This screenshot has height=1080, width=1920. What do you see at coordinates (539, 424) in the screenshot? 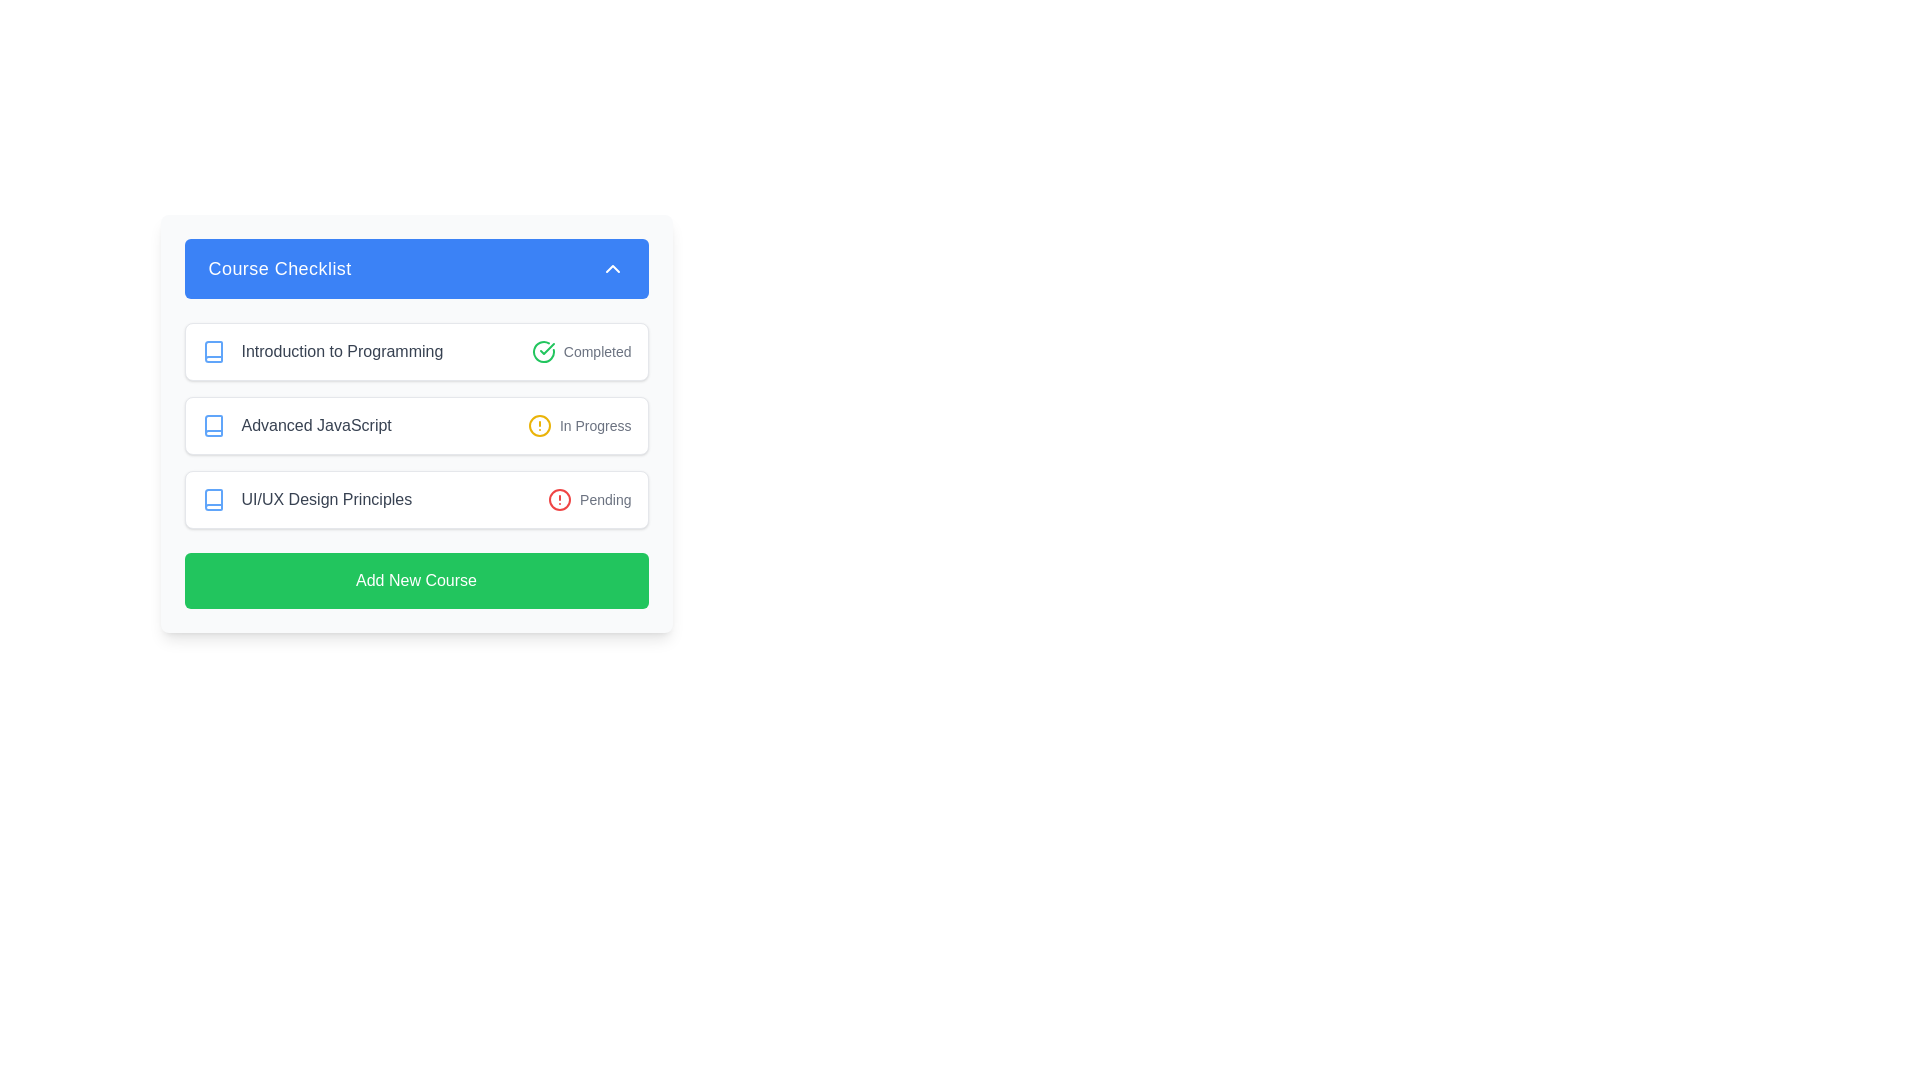
I see `the Status indicator icon, a circular icon with a yellow border and an exclamation mark, located to the left of the 'In Progress' text` at bounding box center [539, 424].